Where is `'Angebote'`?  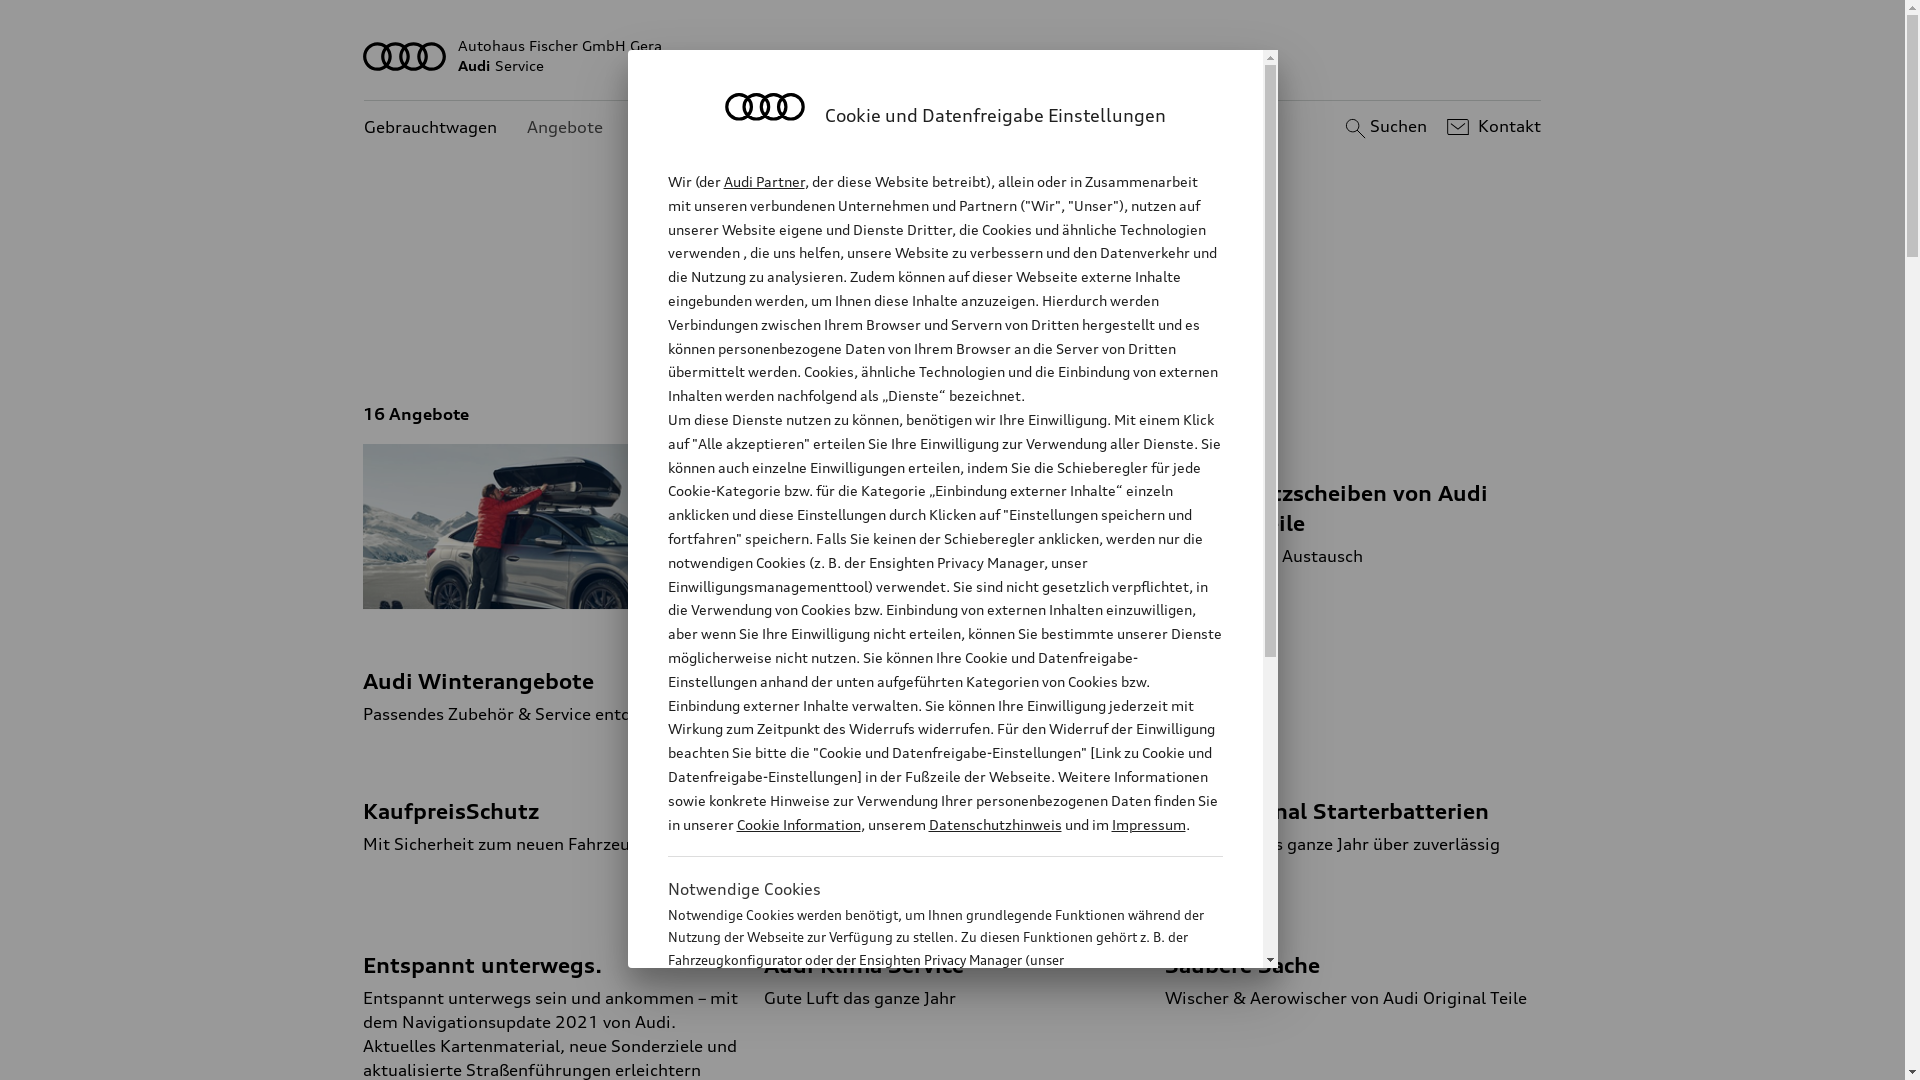 'Angebote' is located at coordinates (564, 127).